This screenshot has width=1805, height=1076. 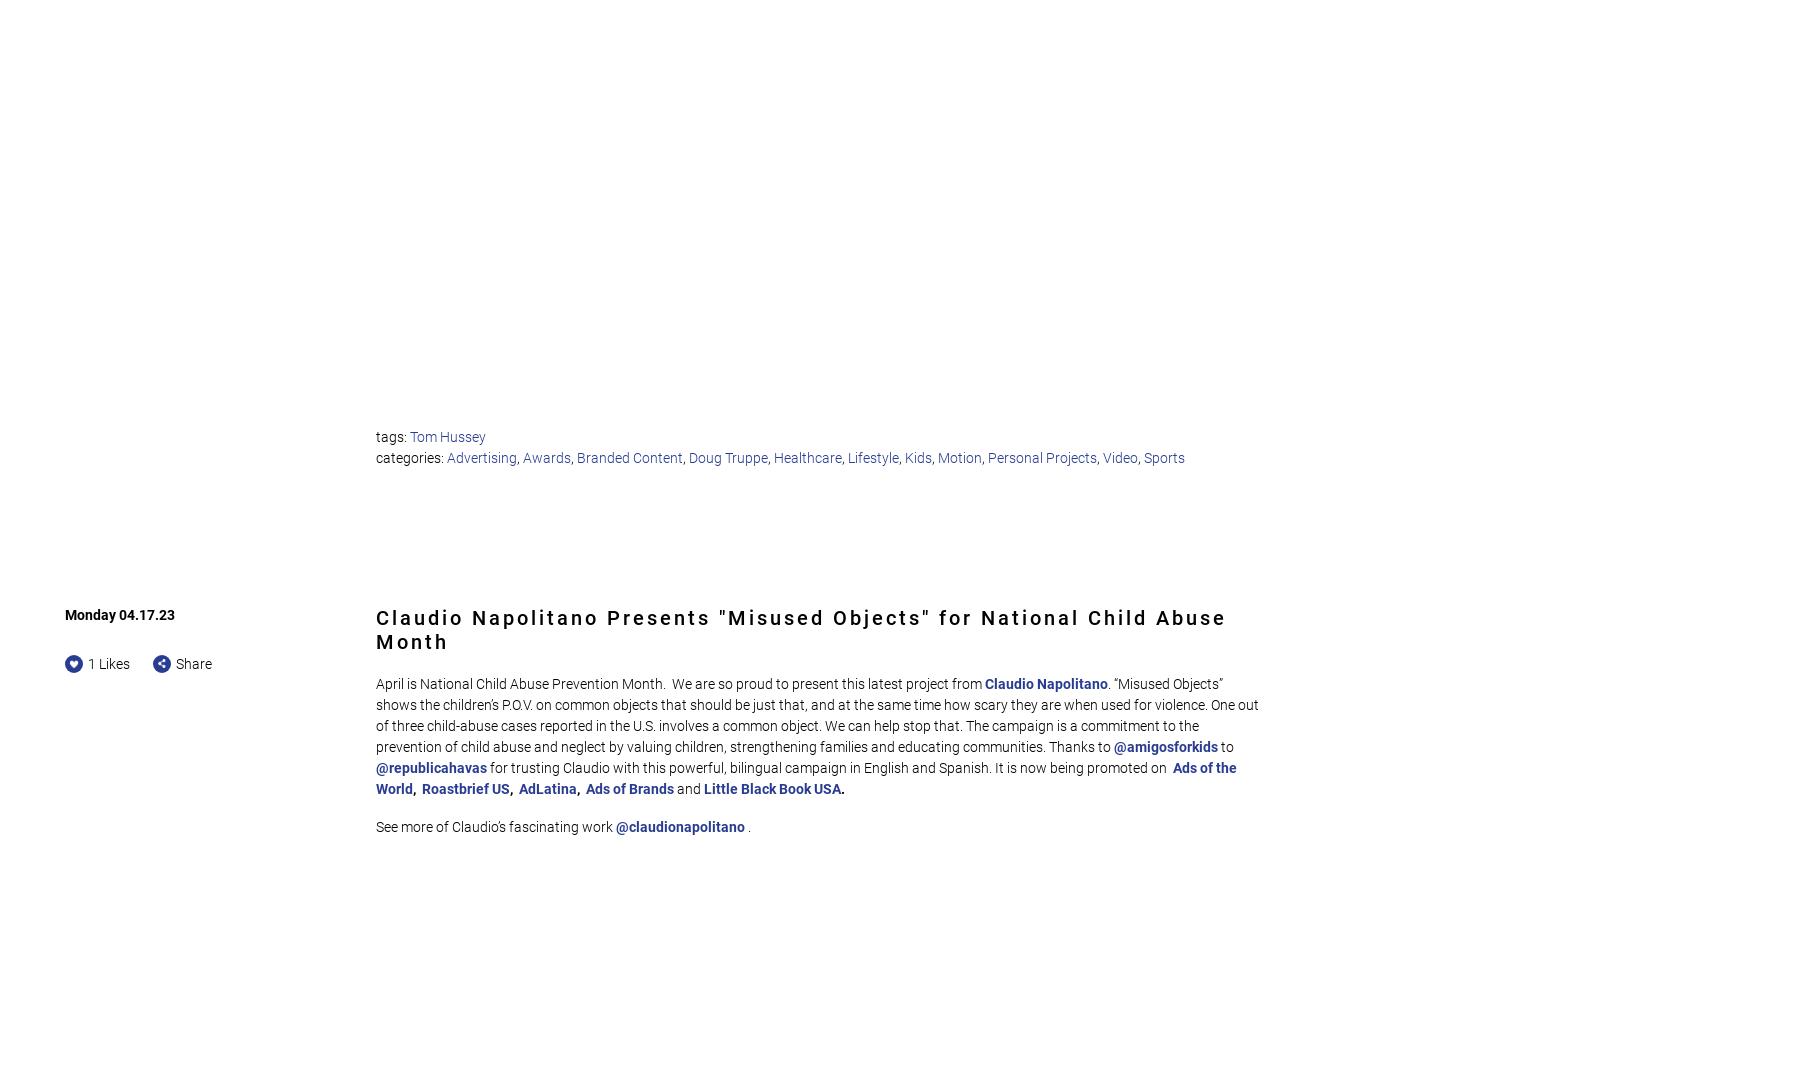 What do you see at coordinates (807, 777) in the screenshot?
I see `'Ads of the World'` at bounding box center [807, 777].